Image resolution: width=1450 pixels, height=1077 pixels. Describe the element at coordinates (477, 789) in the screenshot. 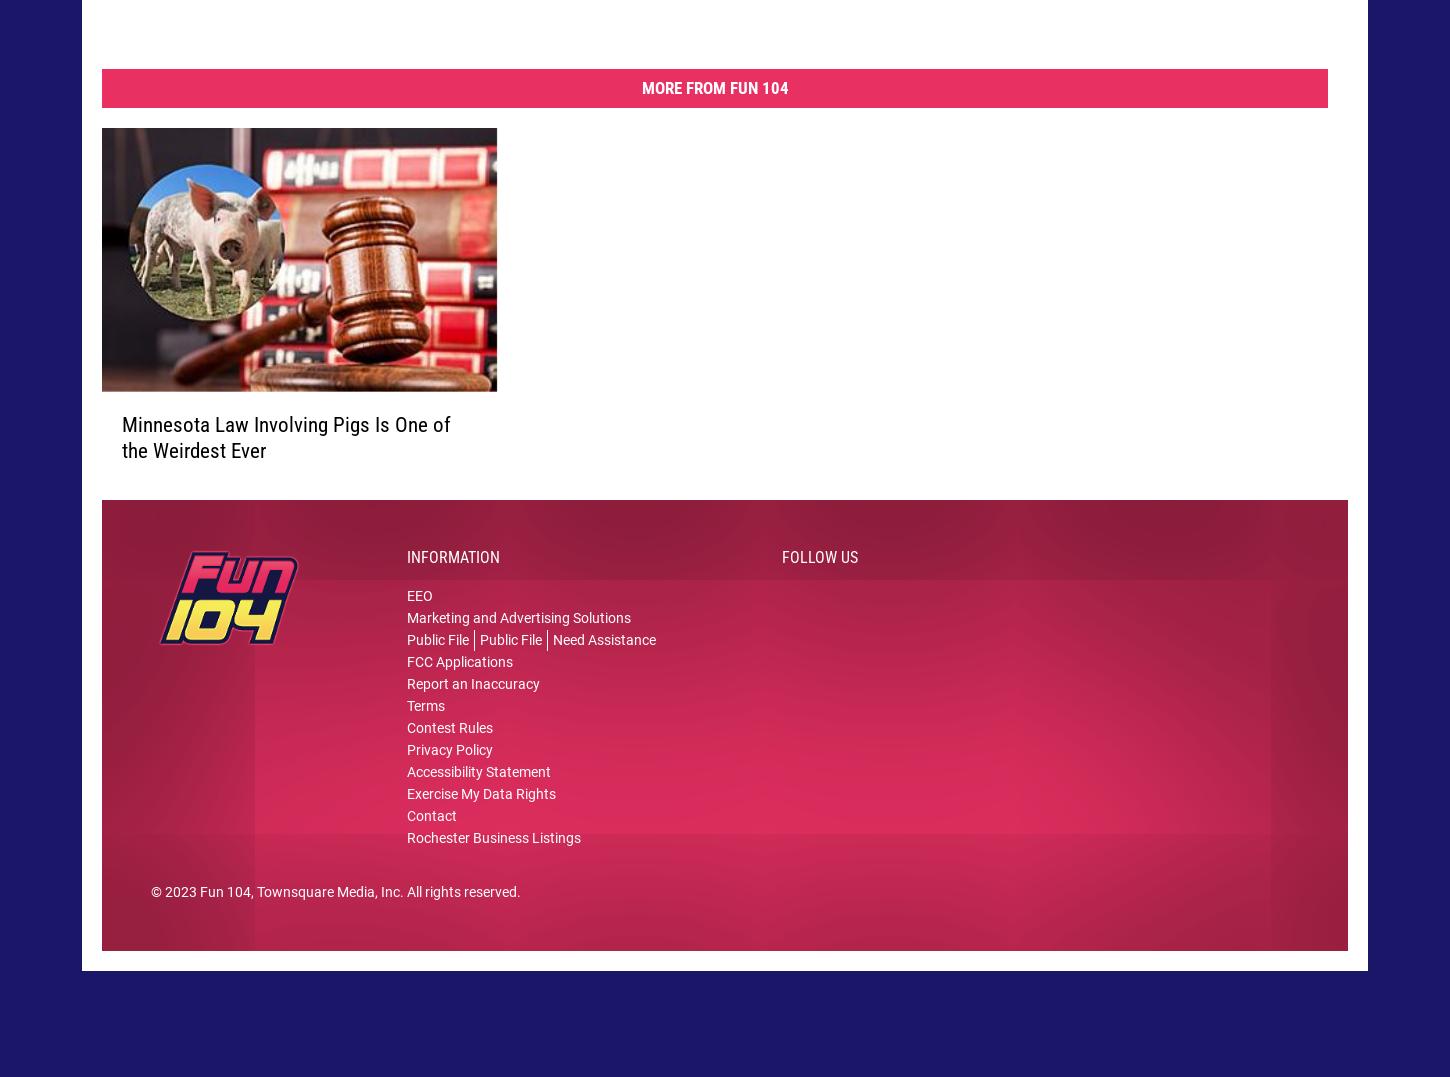

I see `'Accessibility Statement'` at that location.